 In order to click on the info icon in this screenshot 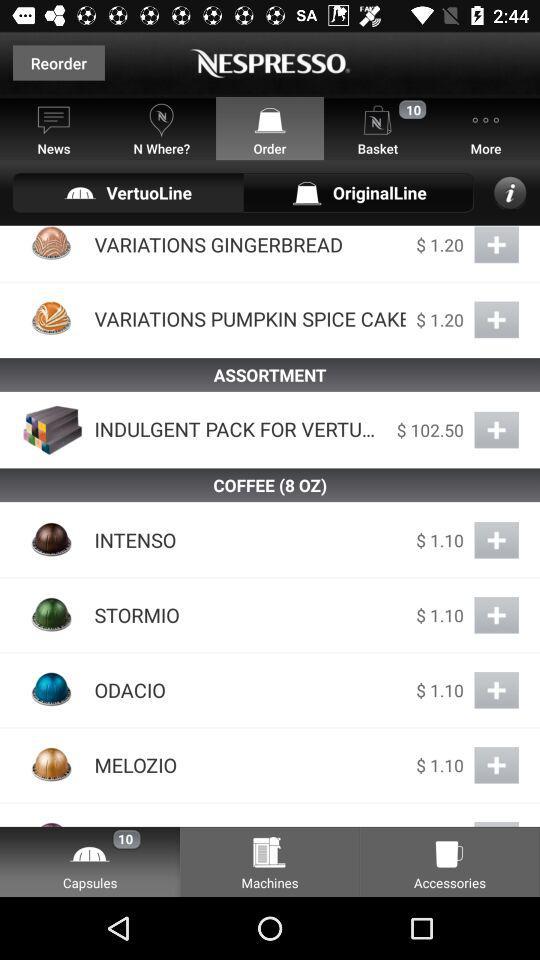, I will do `click(510, 192)`.